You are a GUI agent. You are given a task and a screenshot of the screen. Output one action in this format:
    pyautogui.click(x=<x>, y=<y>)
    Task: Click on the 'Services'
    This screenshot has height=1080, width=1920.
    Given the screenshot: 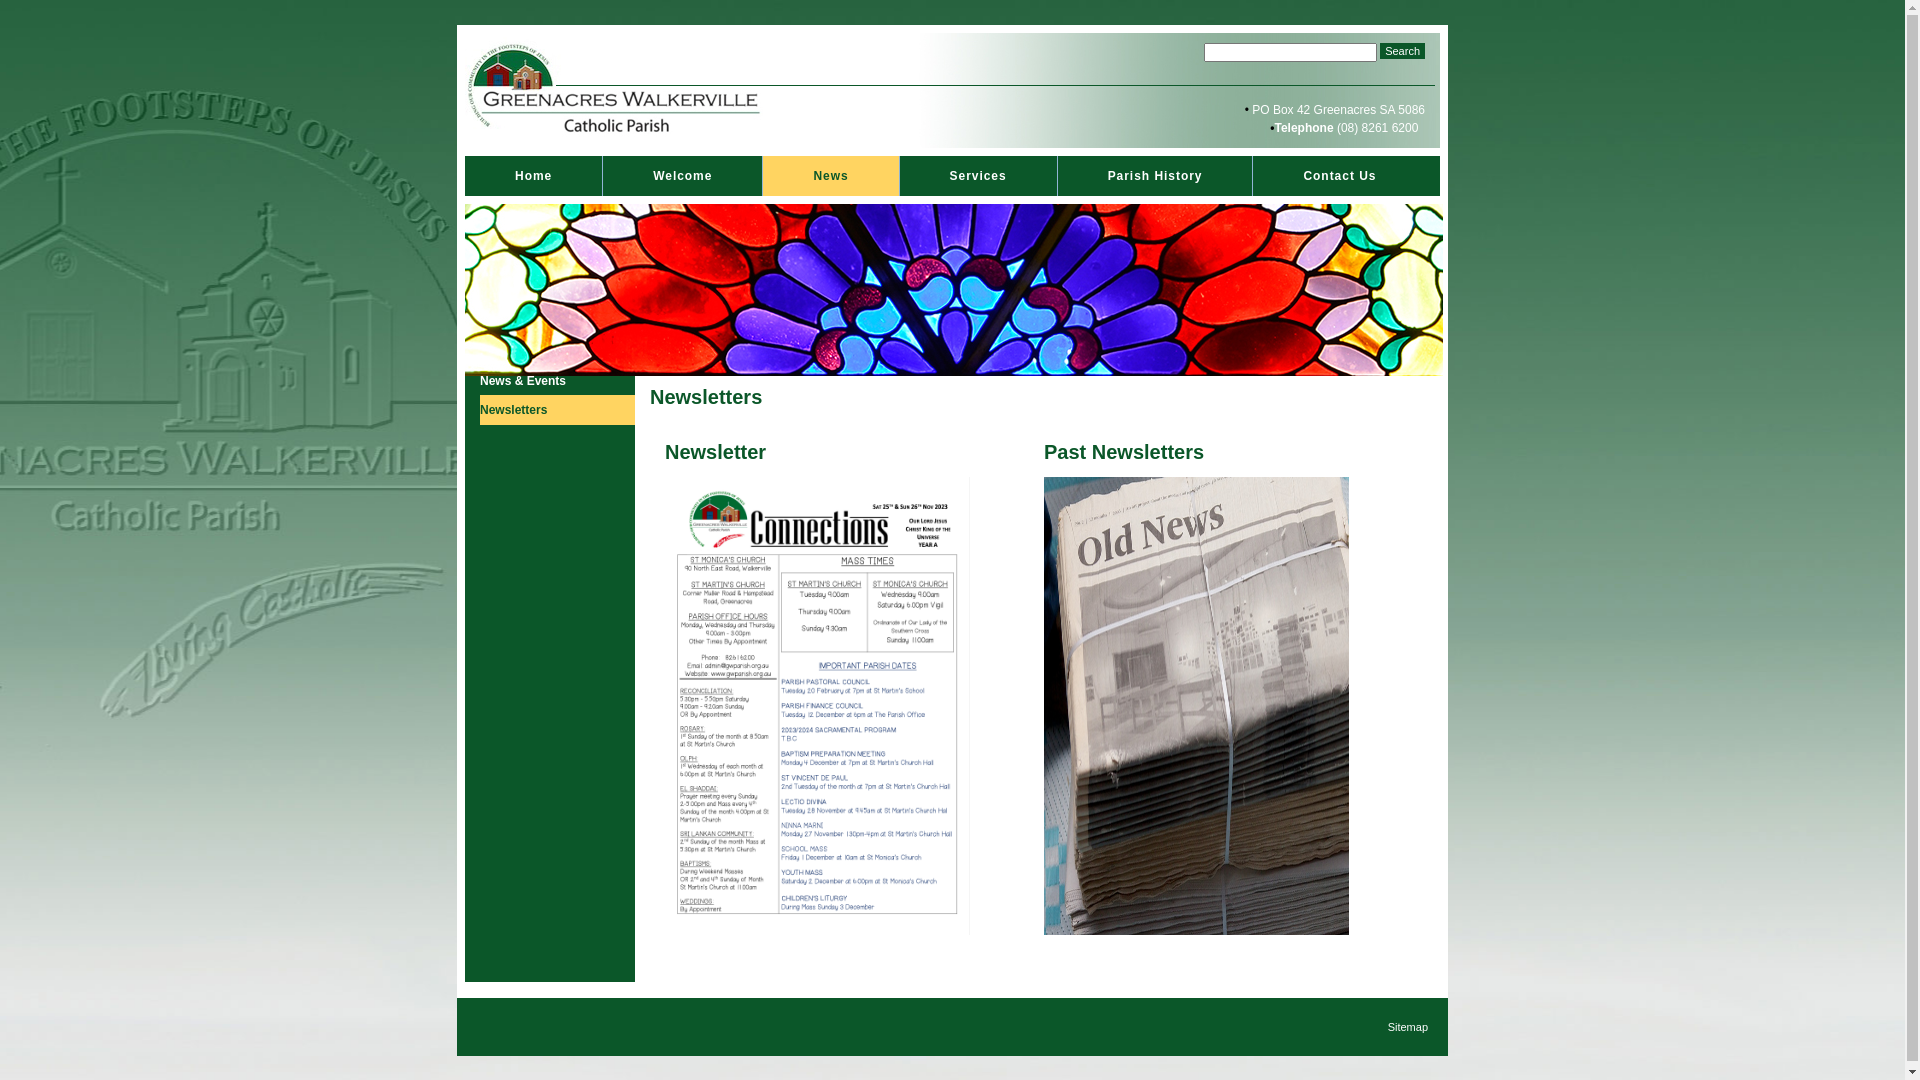 What is the action you would take?
    pyautogui.click(x=978, y=175)
    